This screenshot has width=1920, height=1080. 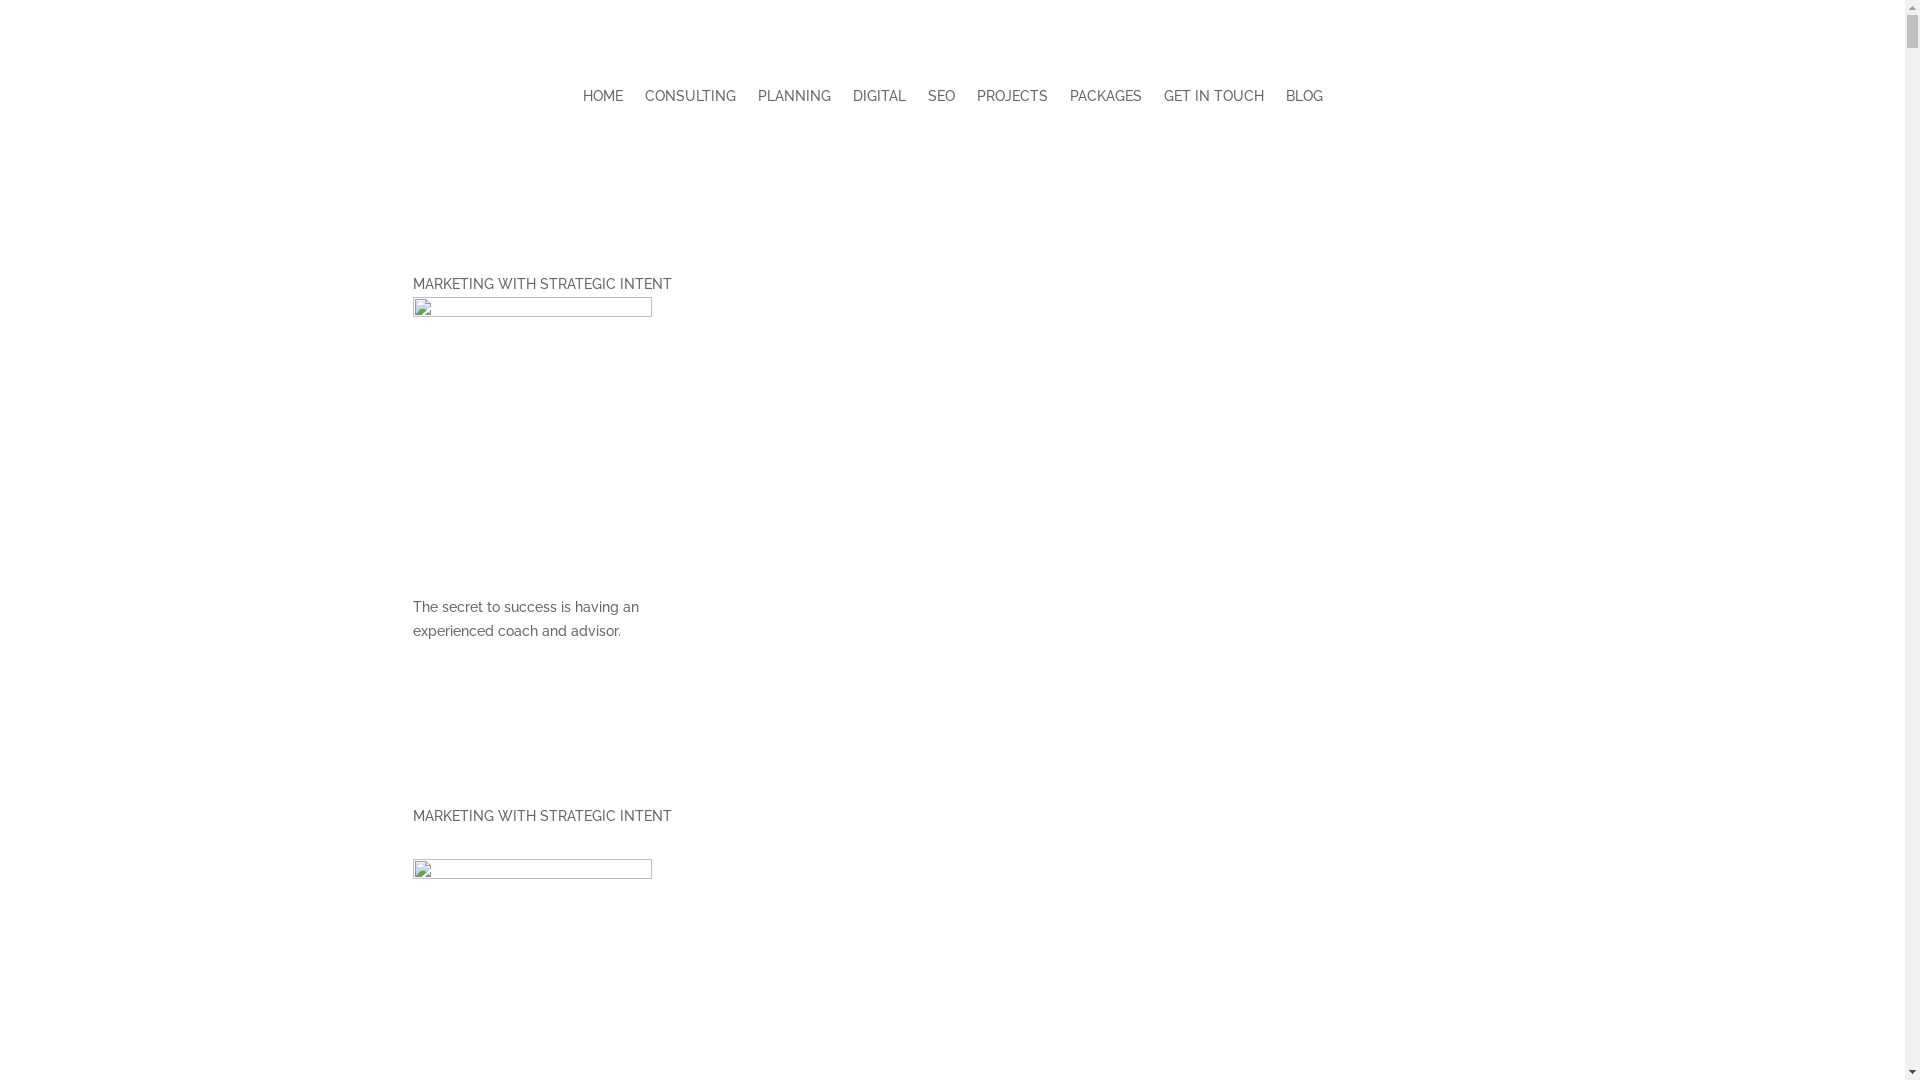 What do you see at coordinates (600, 100) in the screenshot?
I see `'HOME'` at bounding box center [600, 100].